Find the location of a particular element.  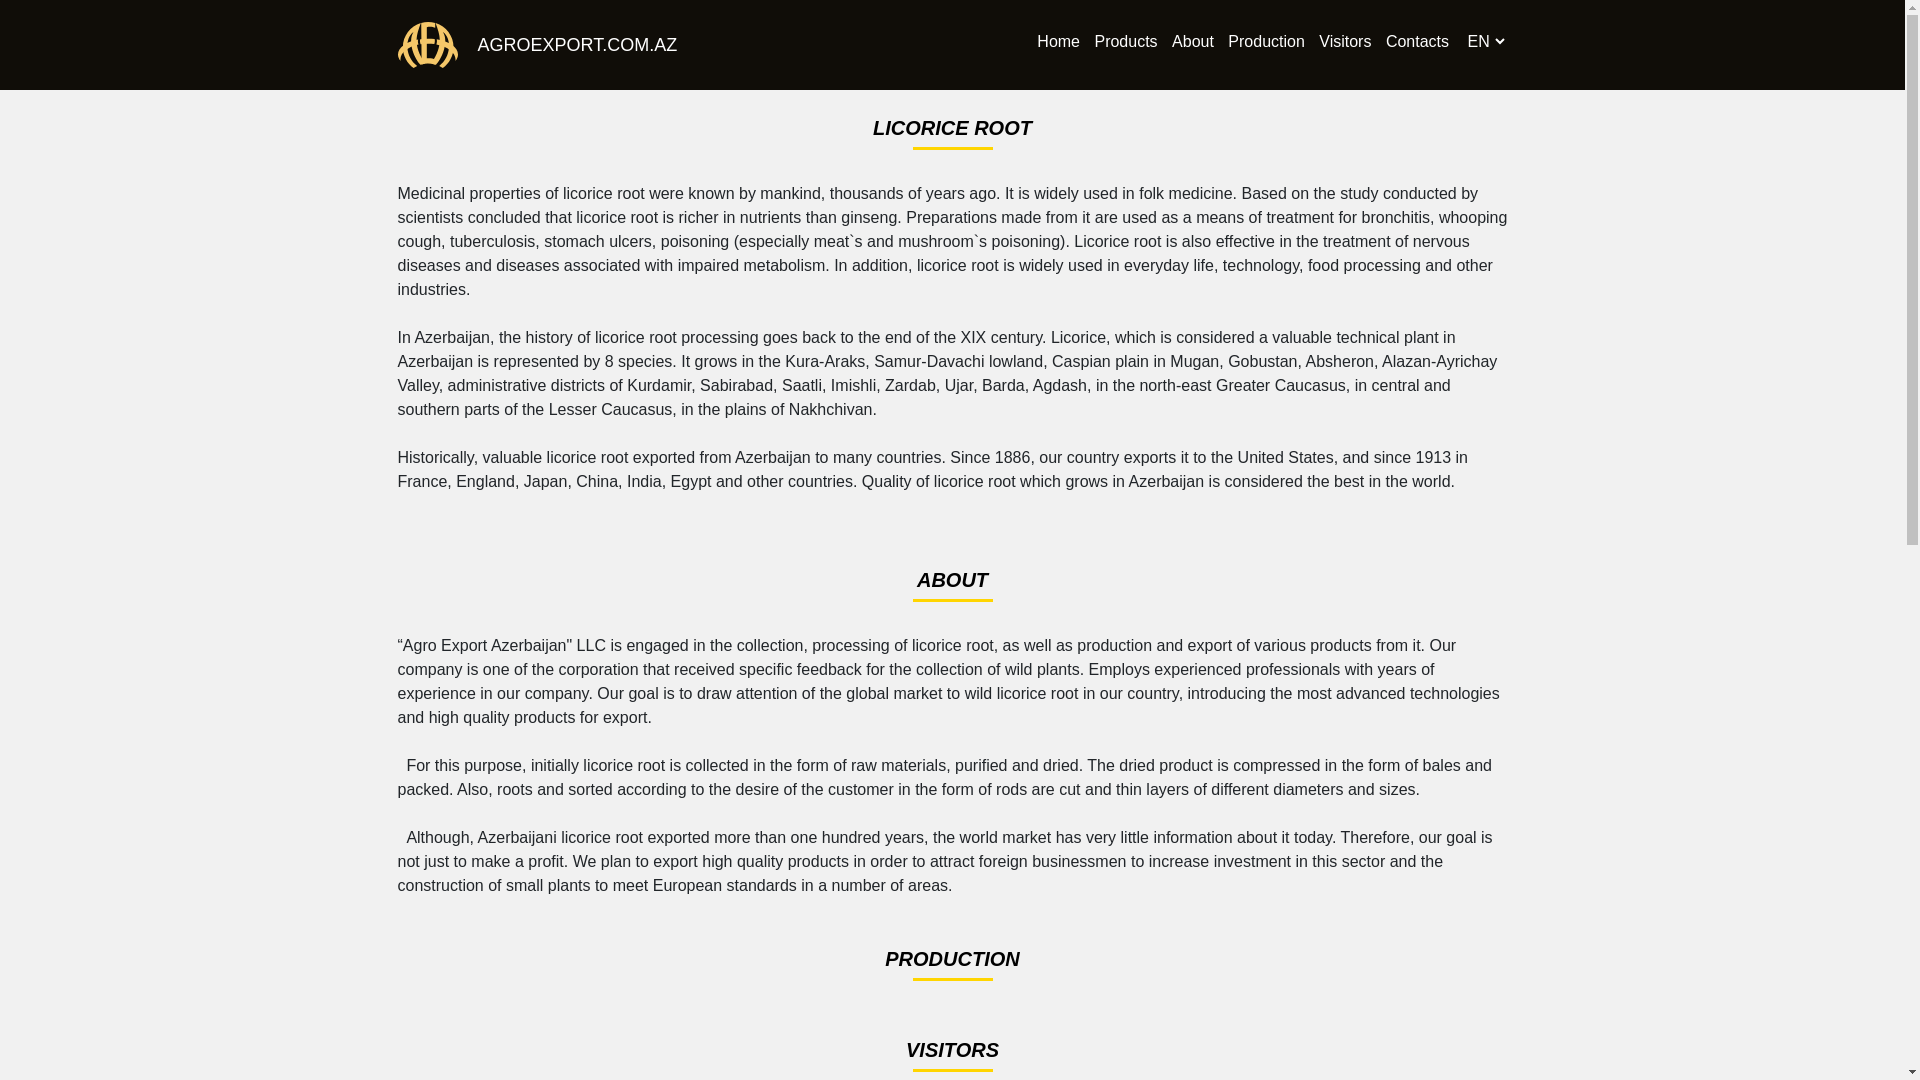

'Home' is located at coordinates (1036, 43).